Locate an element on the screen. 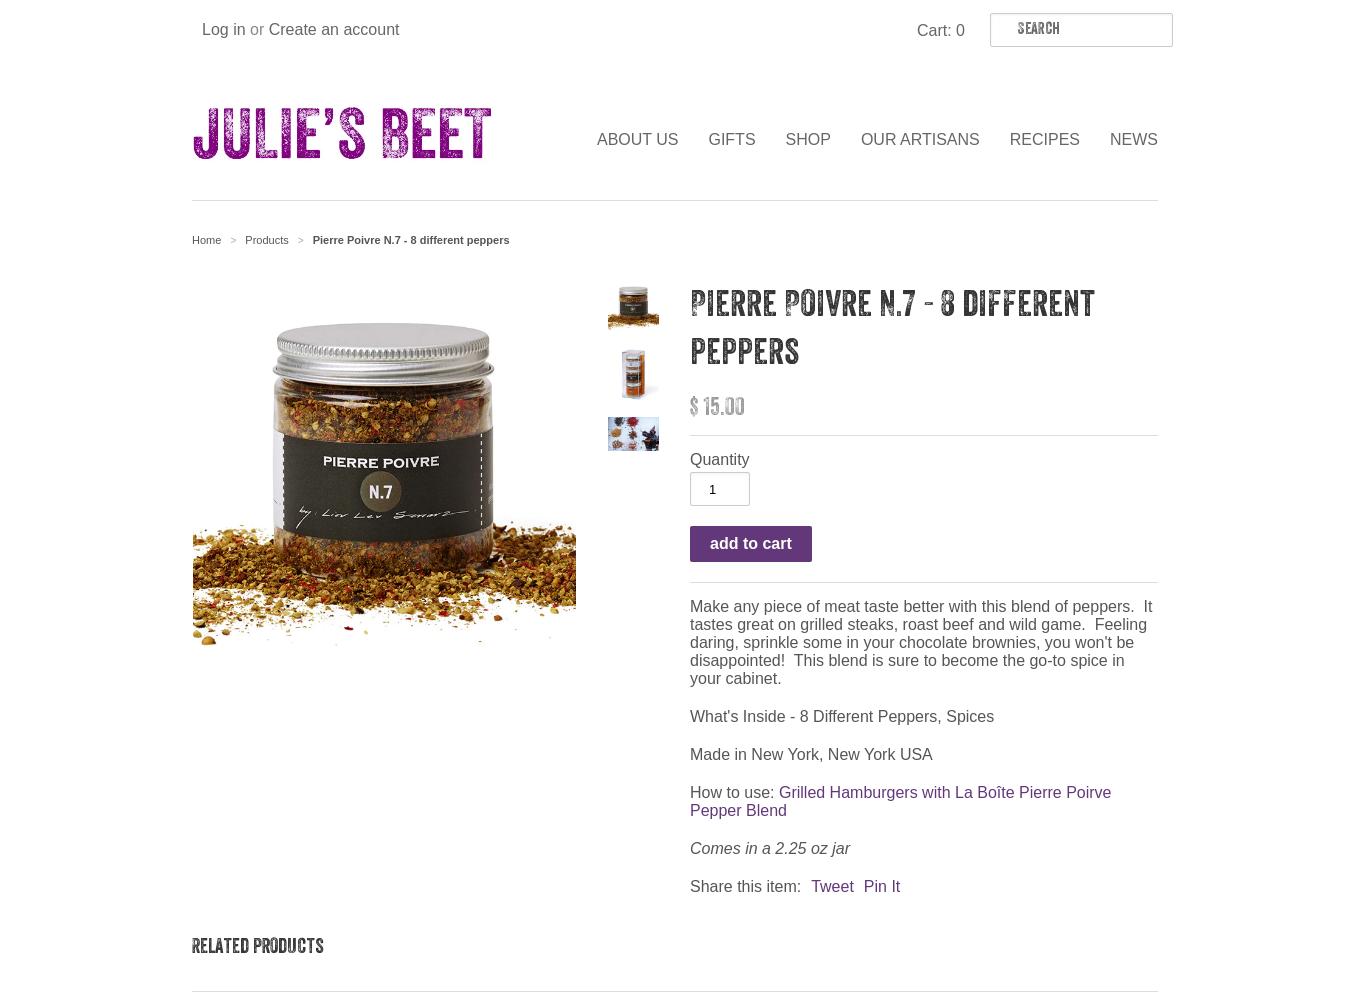  'Pin It' is located at coordinates (881, 886).